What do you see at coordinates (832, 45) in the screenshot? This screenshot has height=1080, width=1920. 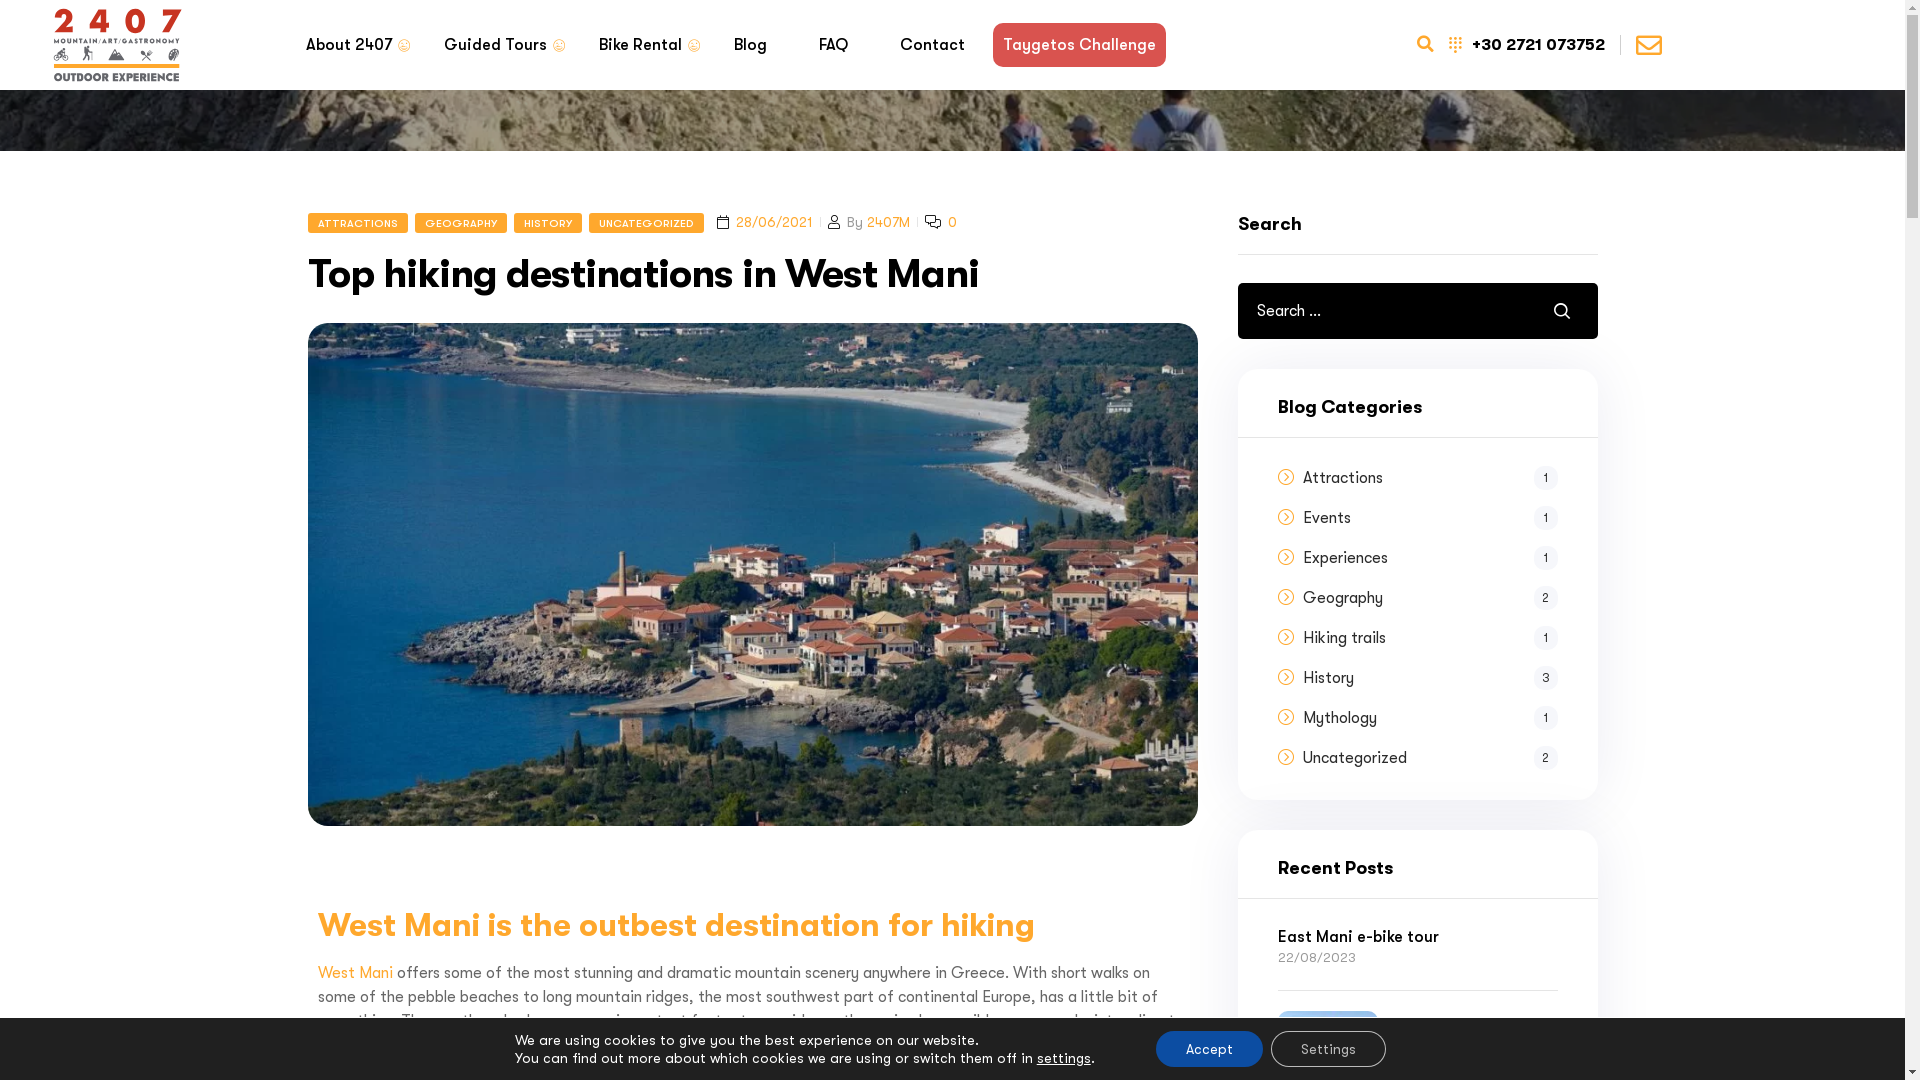 I see `'FAQ'` at bounding box center [832, 45].